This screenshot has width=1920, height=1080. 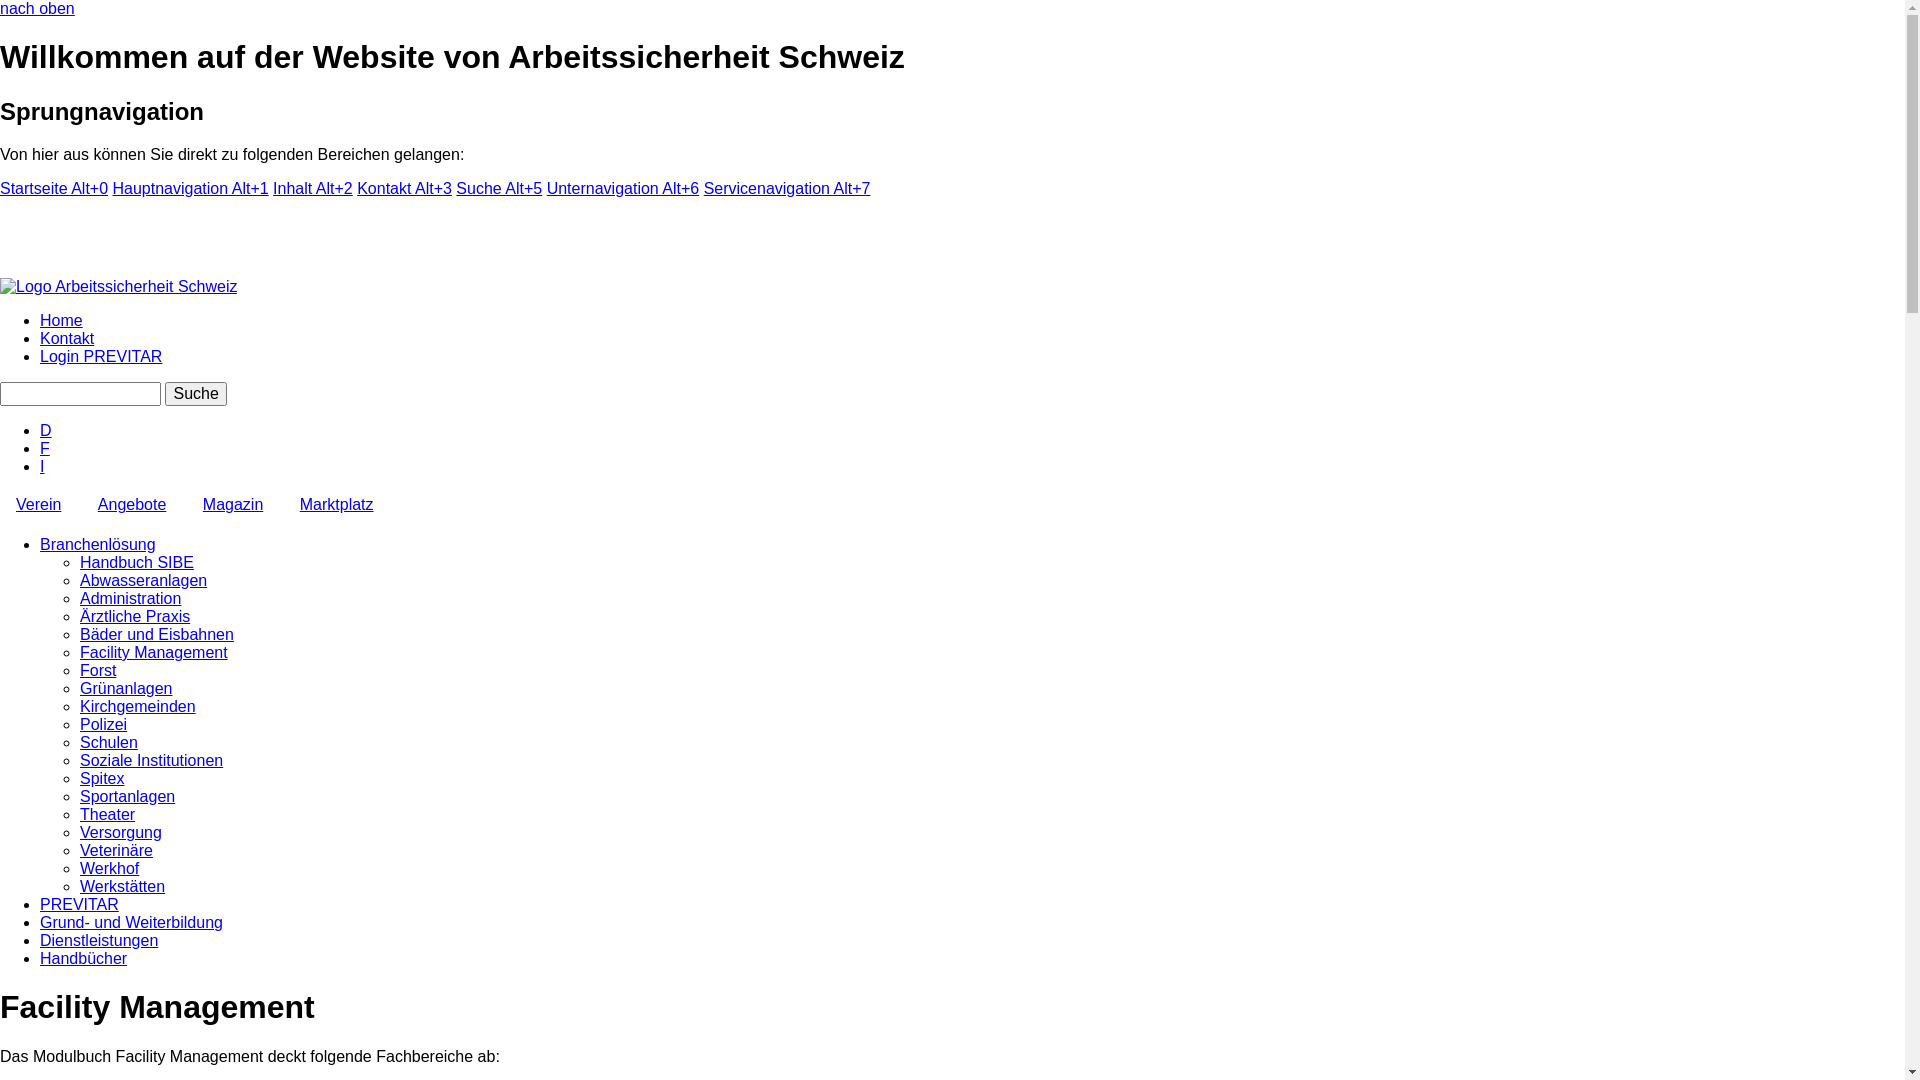 I want to click on 'Kontakt', so click(x=67, y=337).